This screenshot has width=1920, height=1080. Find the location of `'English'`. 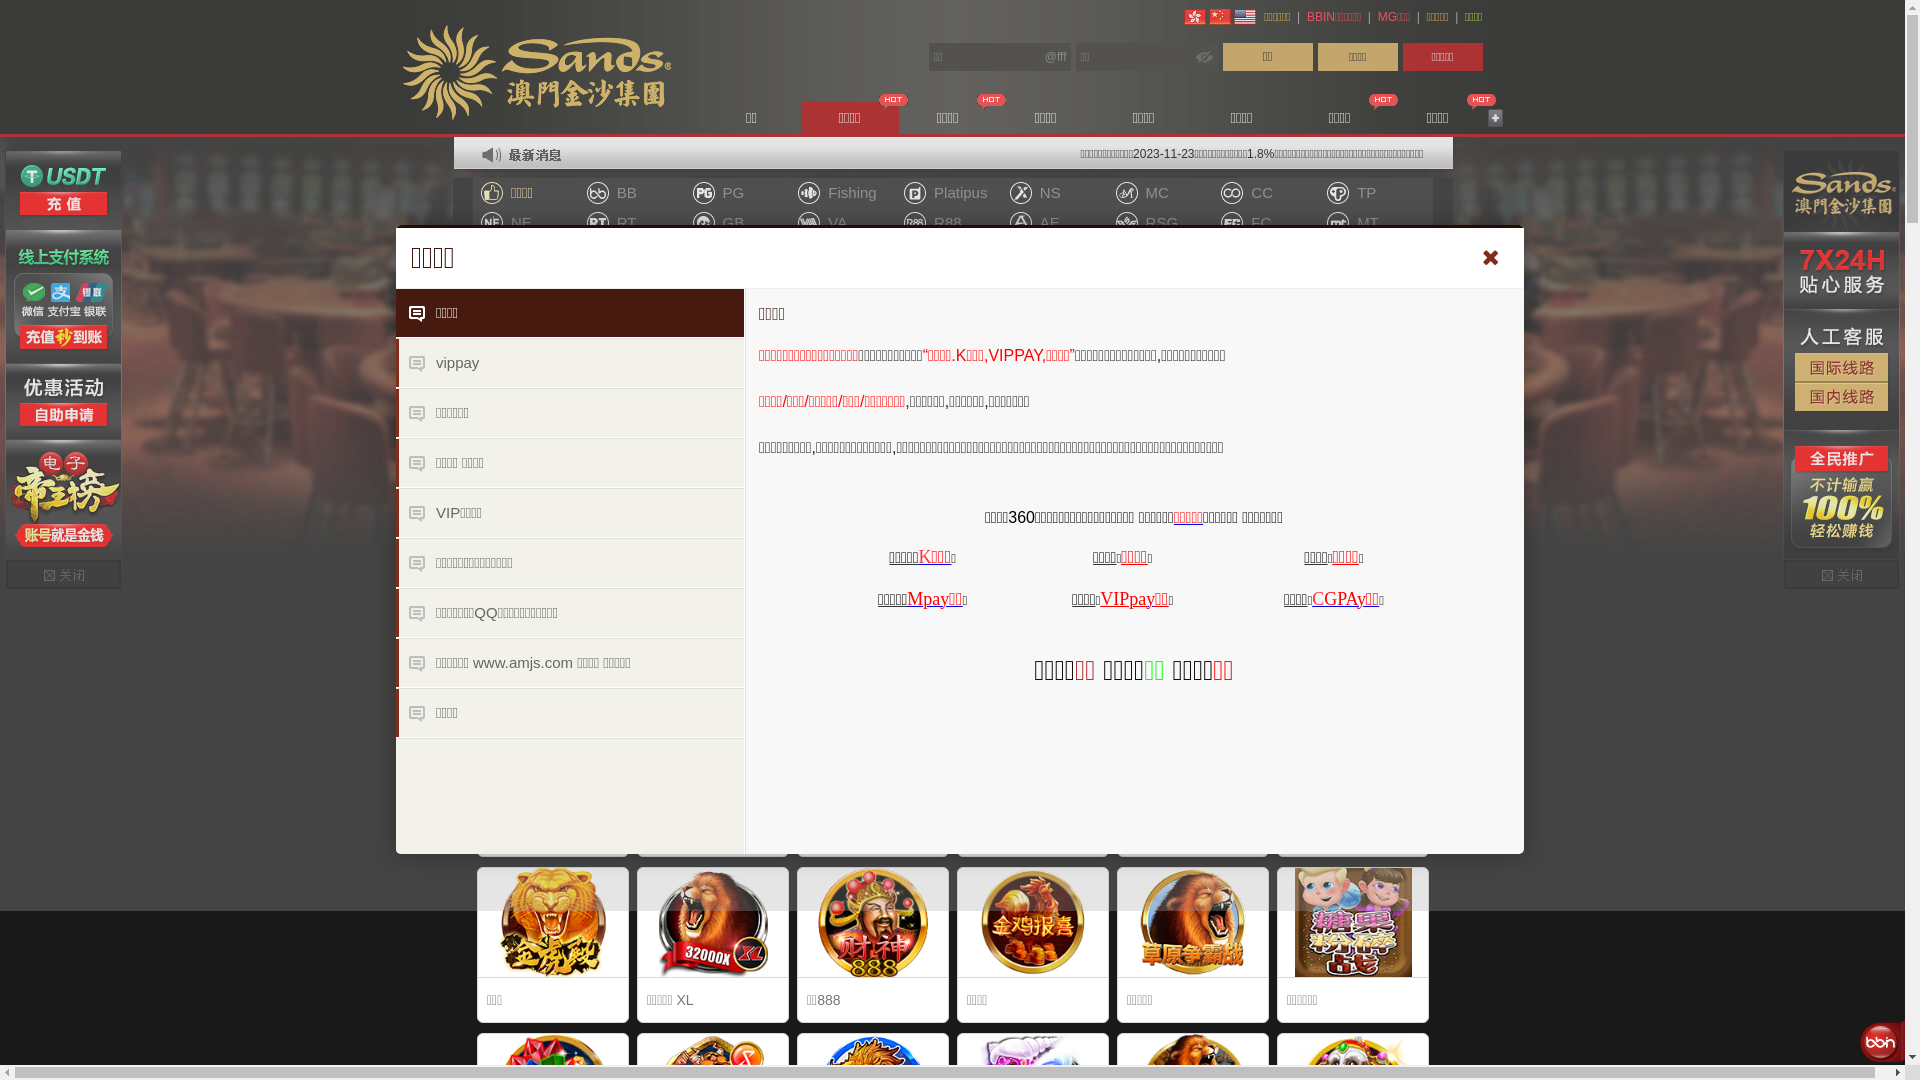

'English' is located at coordinates (1232, 16).